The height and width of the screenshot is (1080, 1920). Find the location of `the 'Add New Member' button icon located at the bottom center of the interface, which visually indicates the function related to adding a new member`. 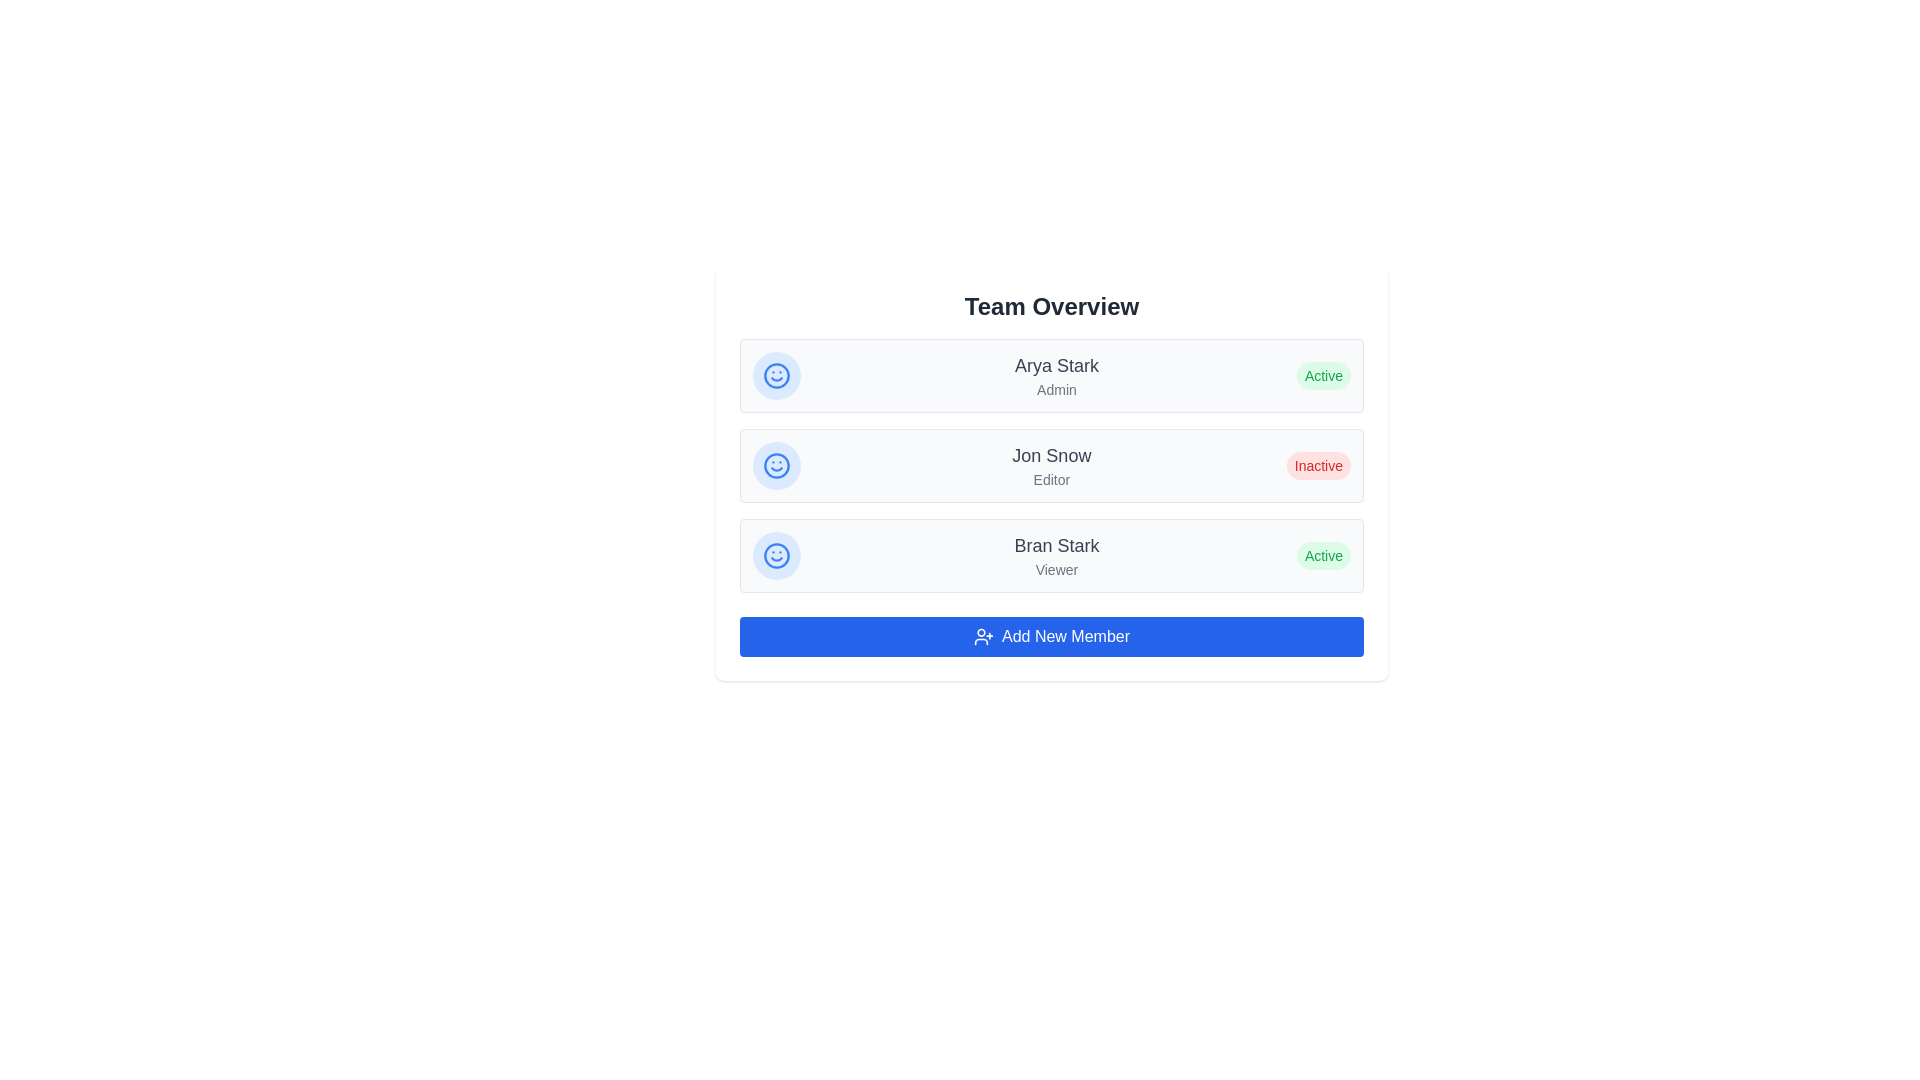

the 'Add New Member' button icon located at the bottom center of the interface, which visually indicates the function related to adding a new member is located at coordinates (983, 636).